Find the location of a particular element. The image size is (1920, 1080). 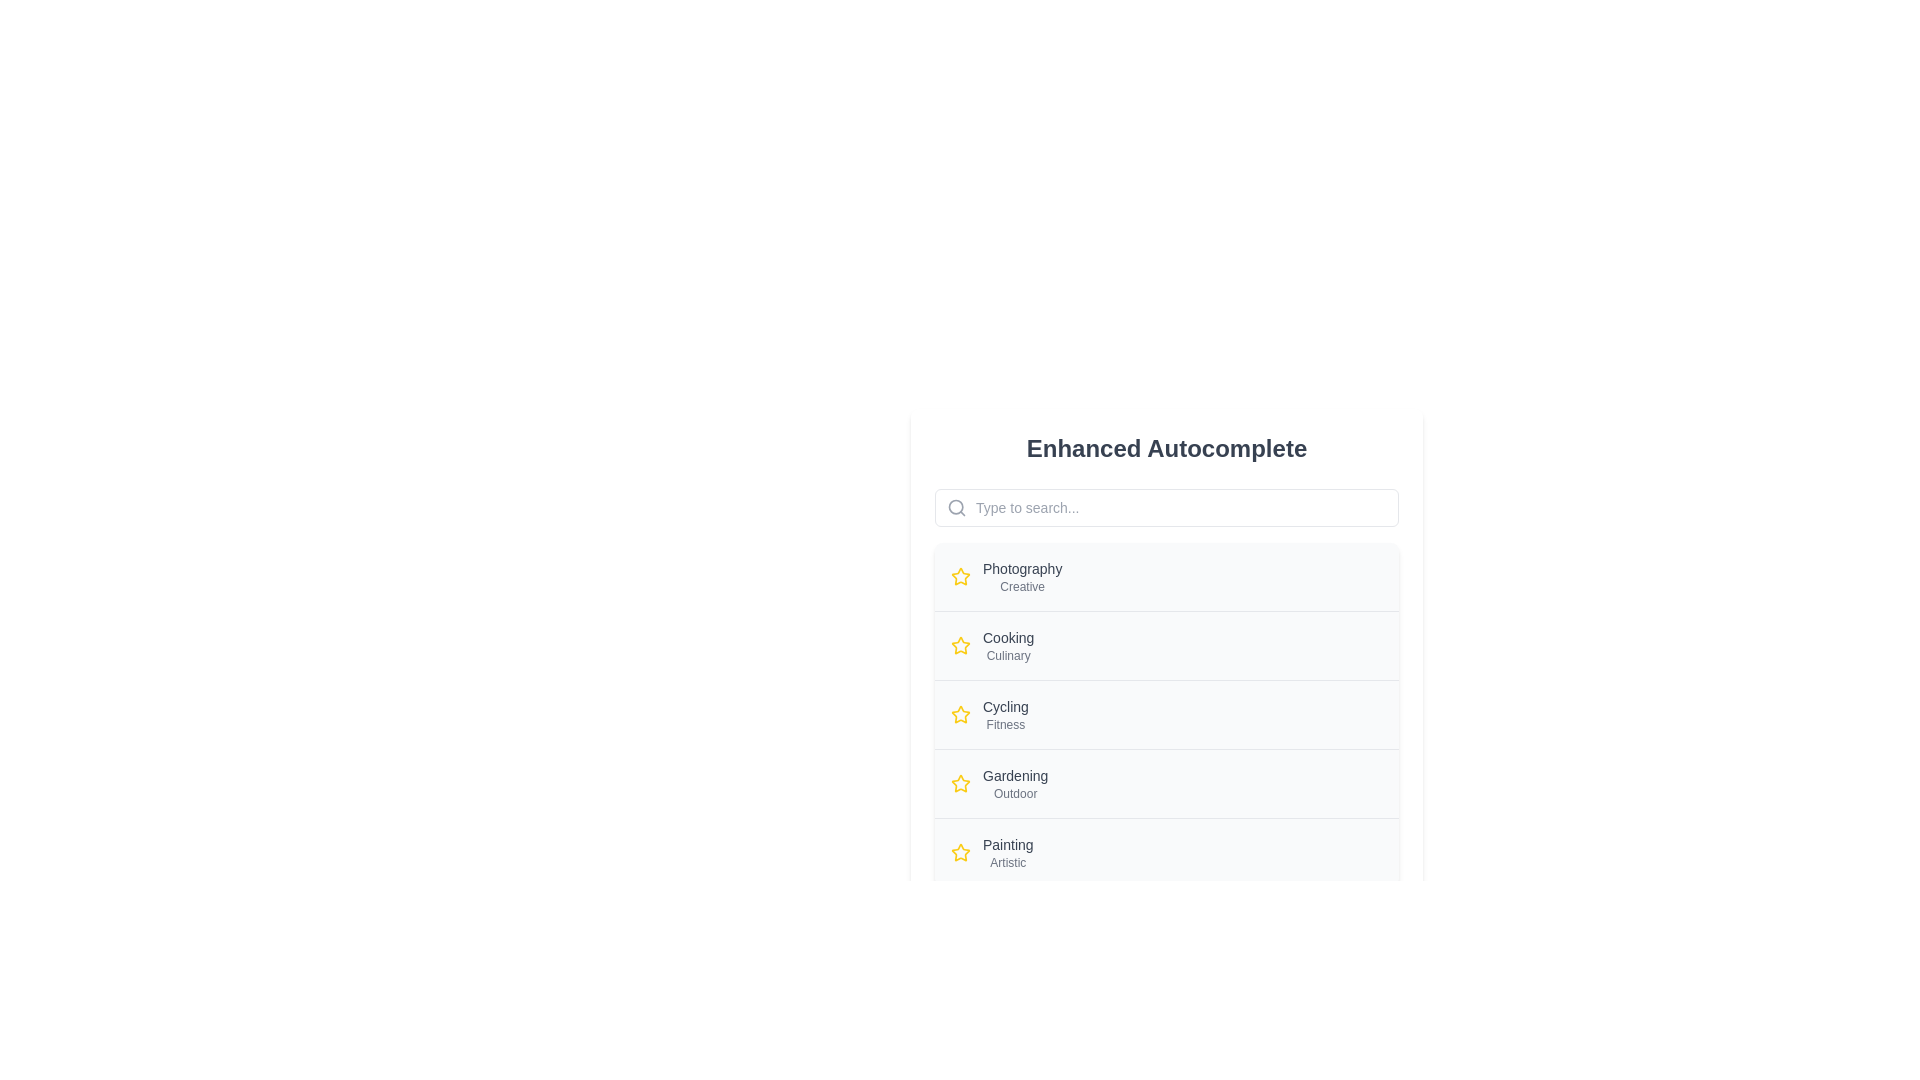

text label that serves as a descriptor for the 'Cycling' entry, located beneath the 'Cycling' header, which provides additional information about it is located at coordinates (1005, 725).